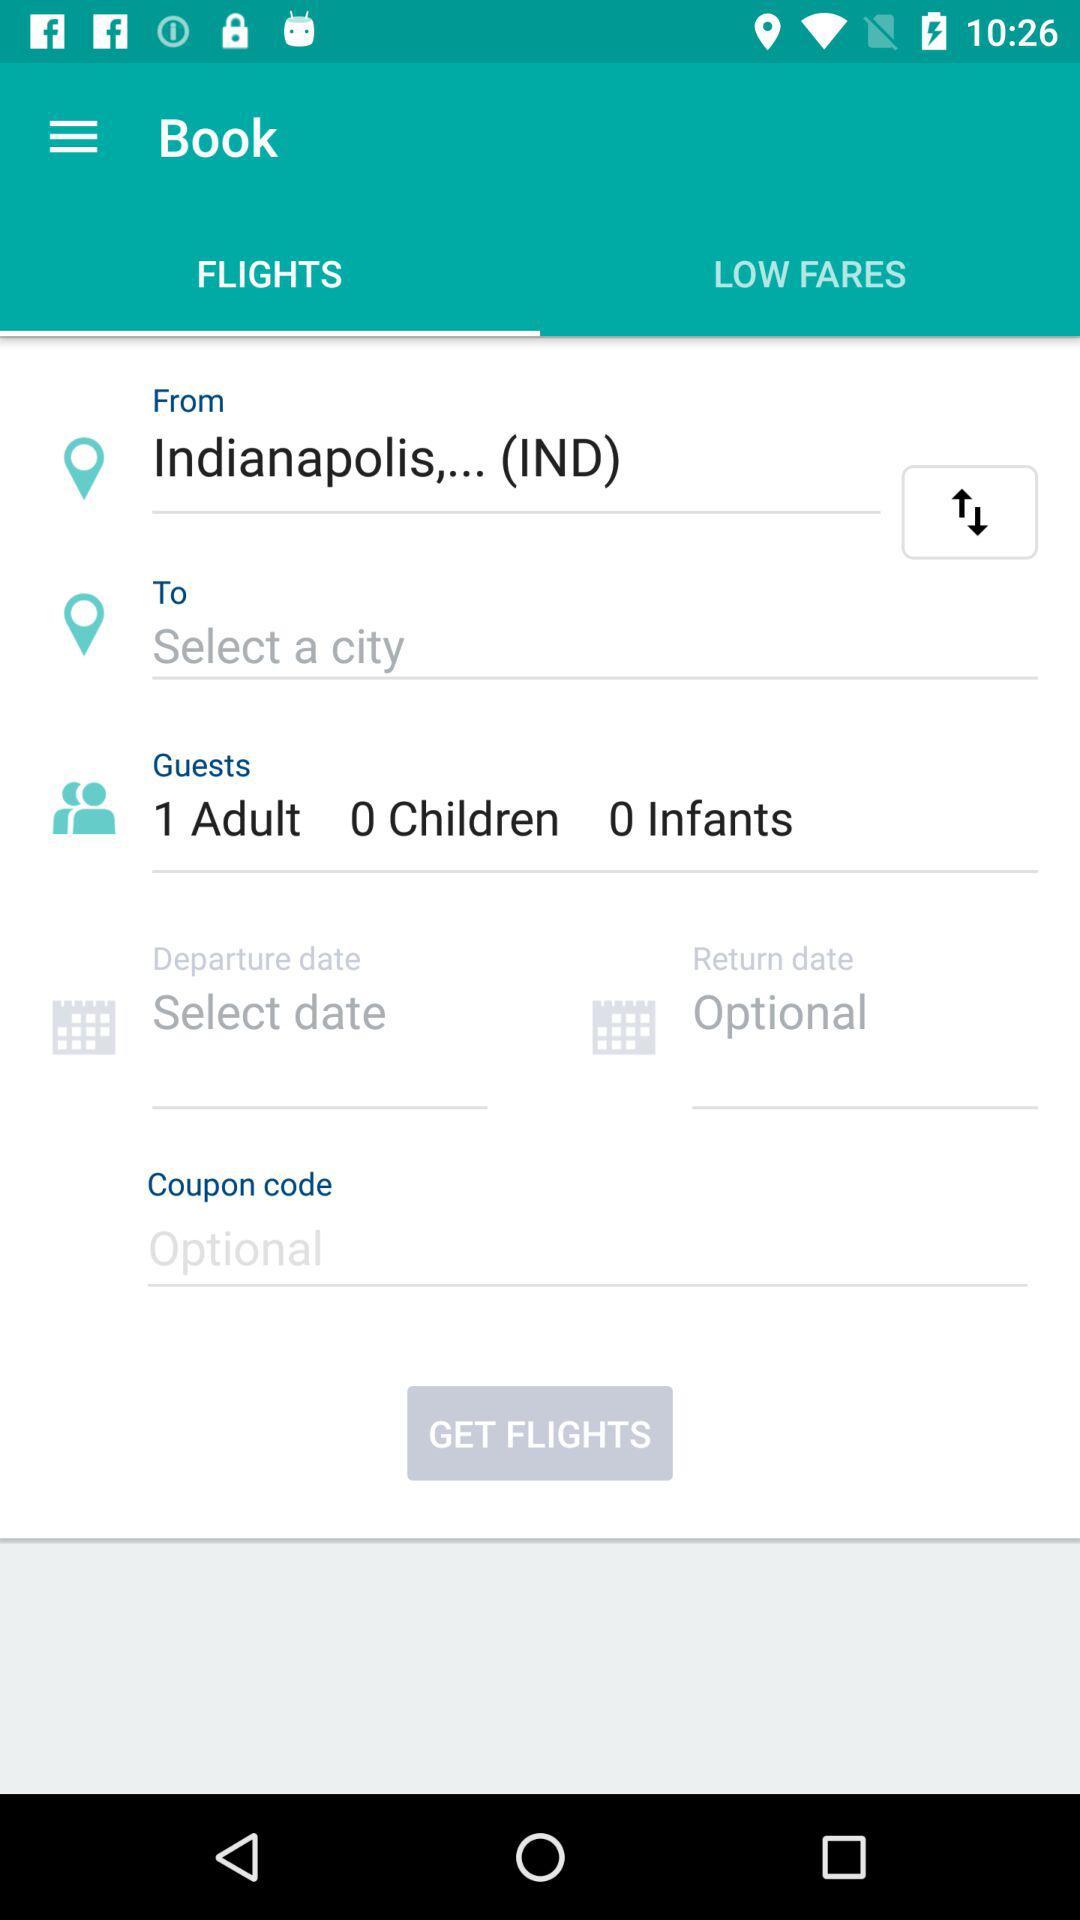  What do you see at coordinates (591, 1254) in the screenshot?
I see `coupon code` at bounding box center [591, 1254].